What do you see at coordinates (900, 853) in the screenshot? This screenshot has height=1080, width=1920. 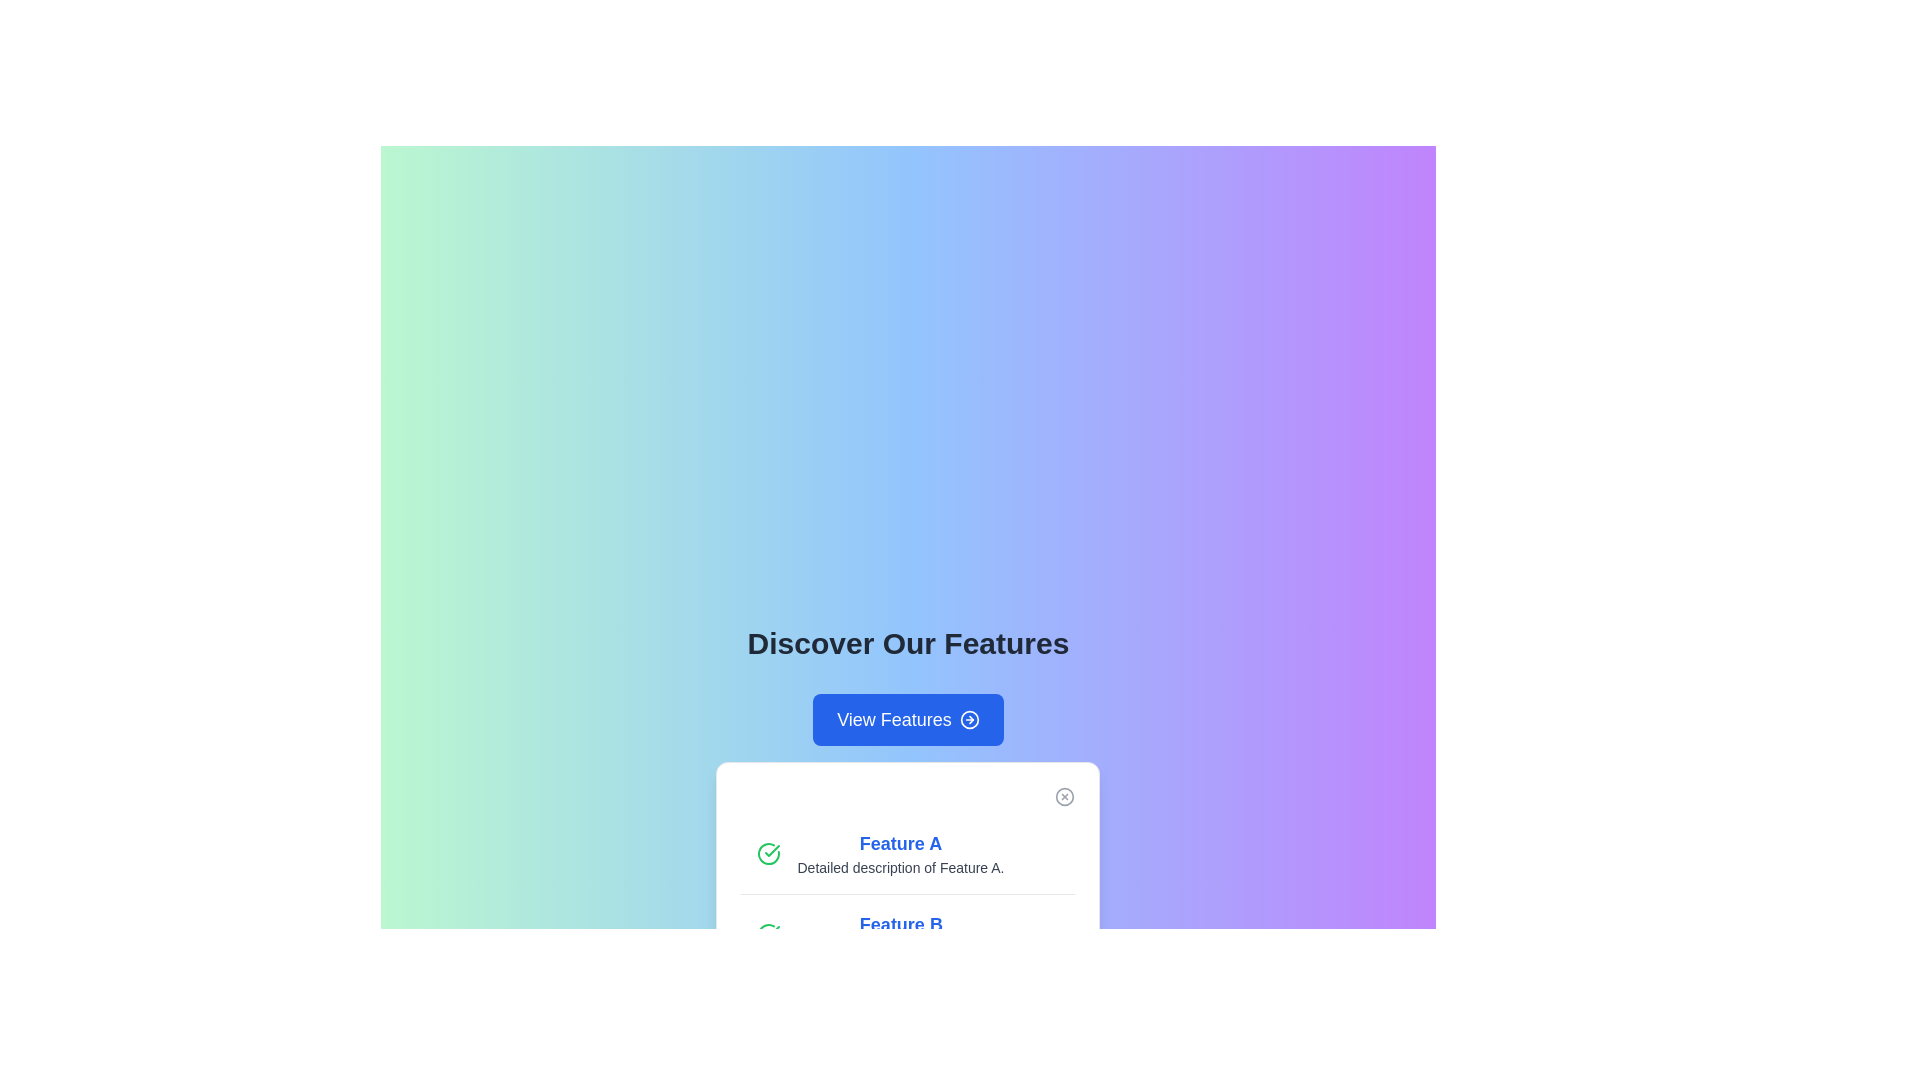 I see `text content of the Text block titled 'Feature A' with a subtitle 'Detailed description of Feature A.' located in the center section of the card under the header 'Discover Our Features.'` at bounding box center [900, 853].